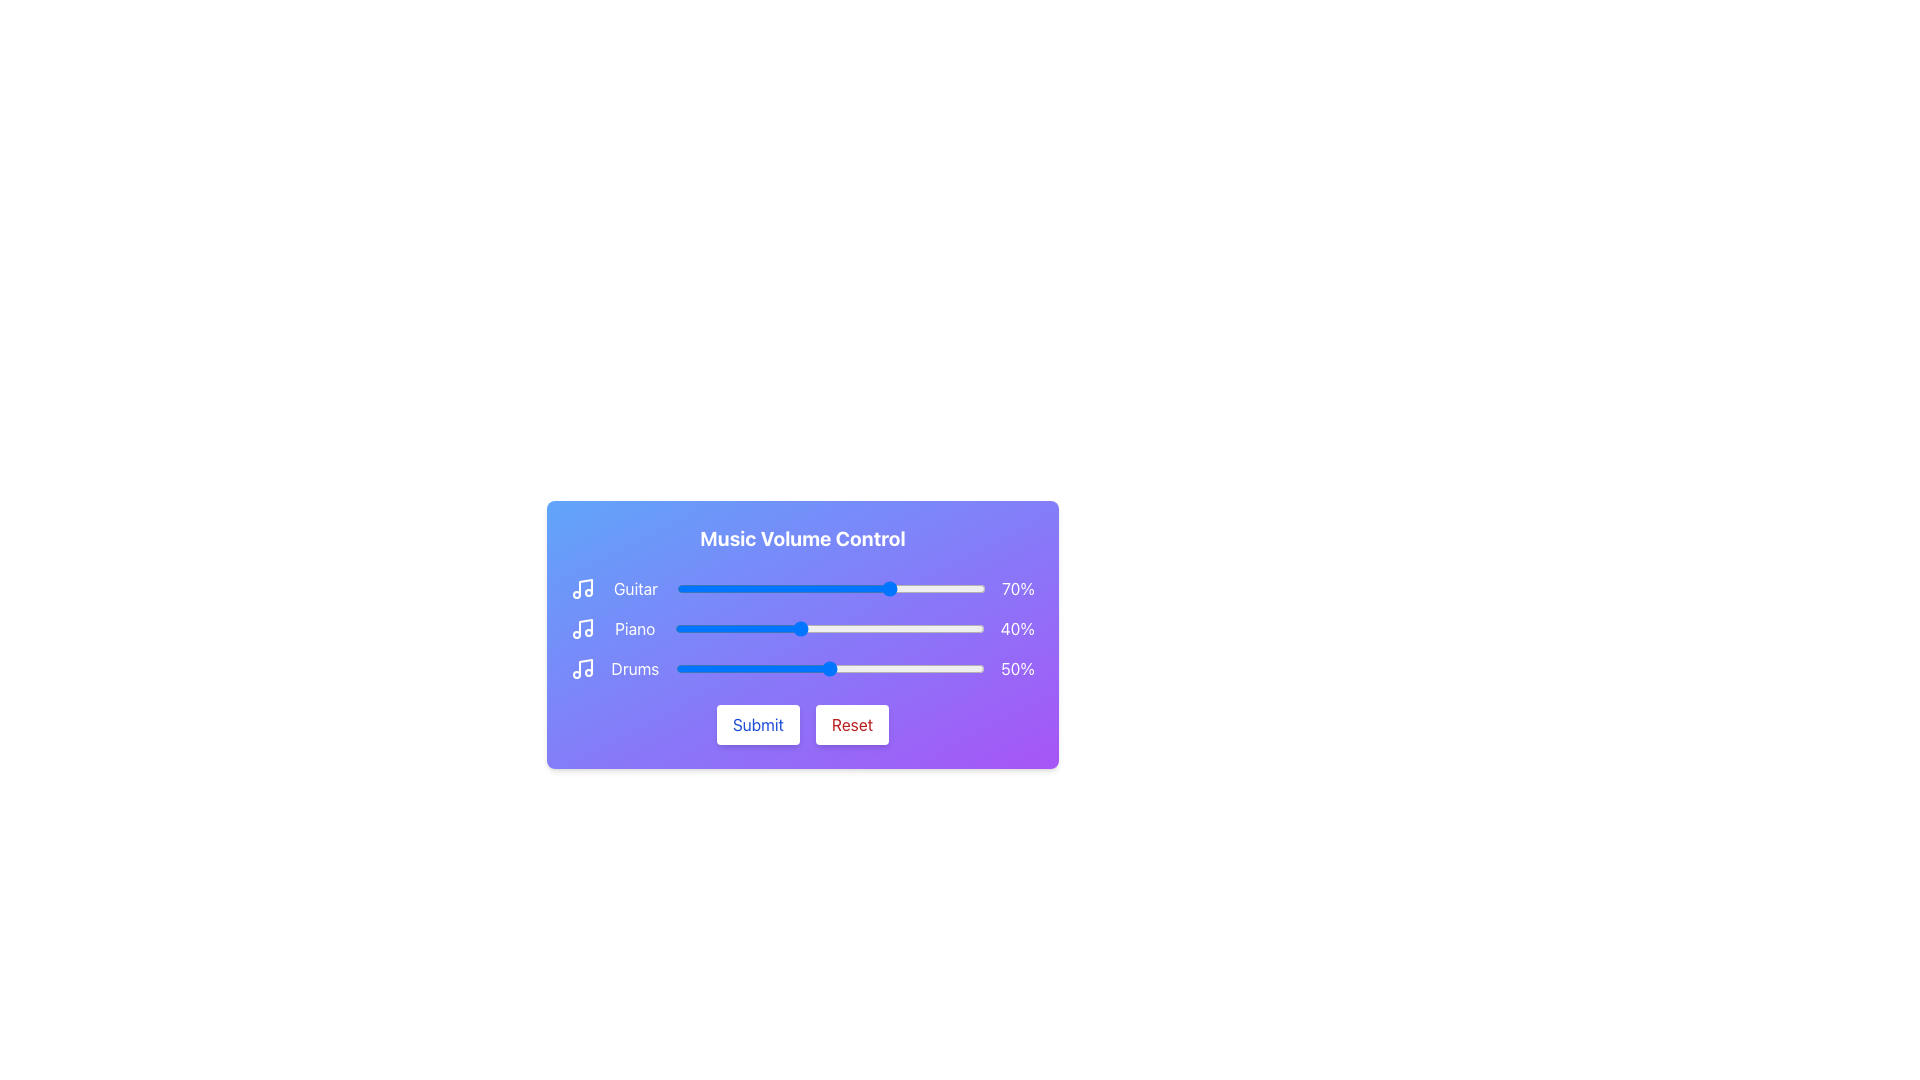  Describe the element at coordinates (834, 588) in the screenshot. I see `guitar volume` at that location.